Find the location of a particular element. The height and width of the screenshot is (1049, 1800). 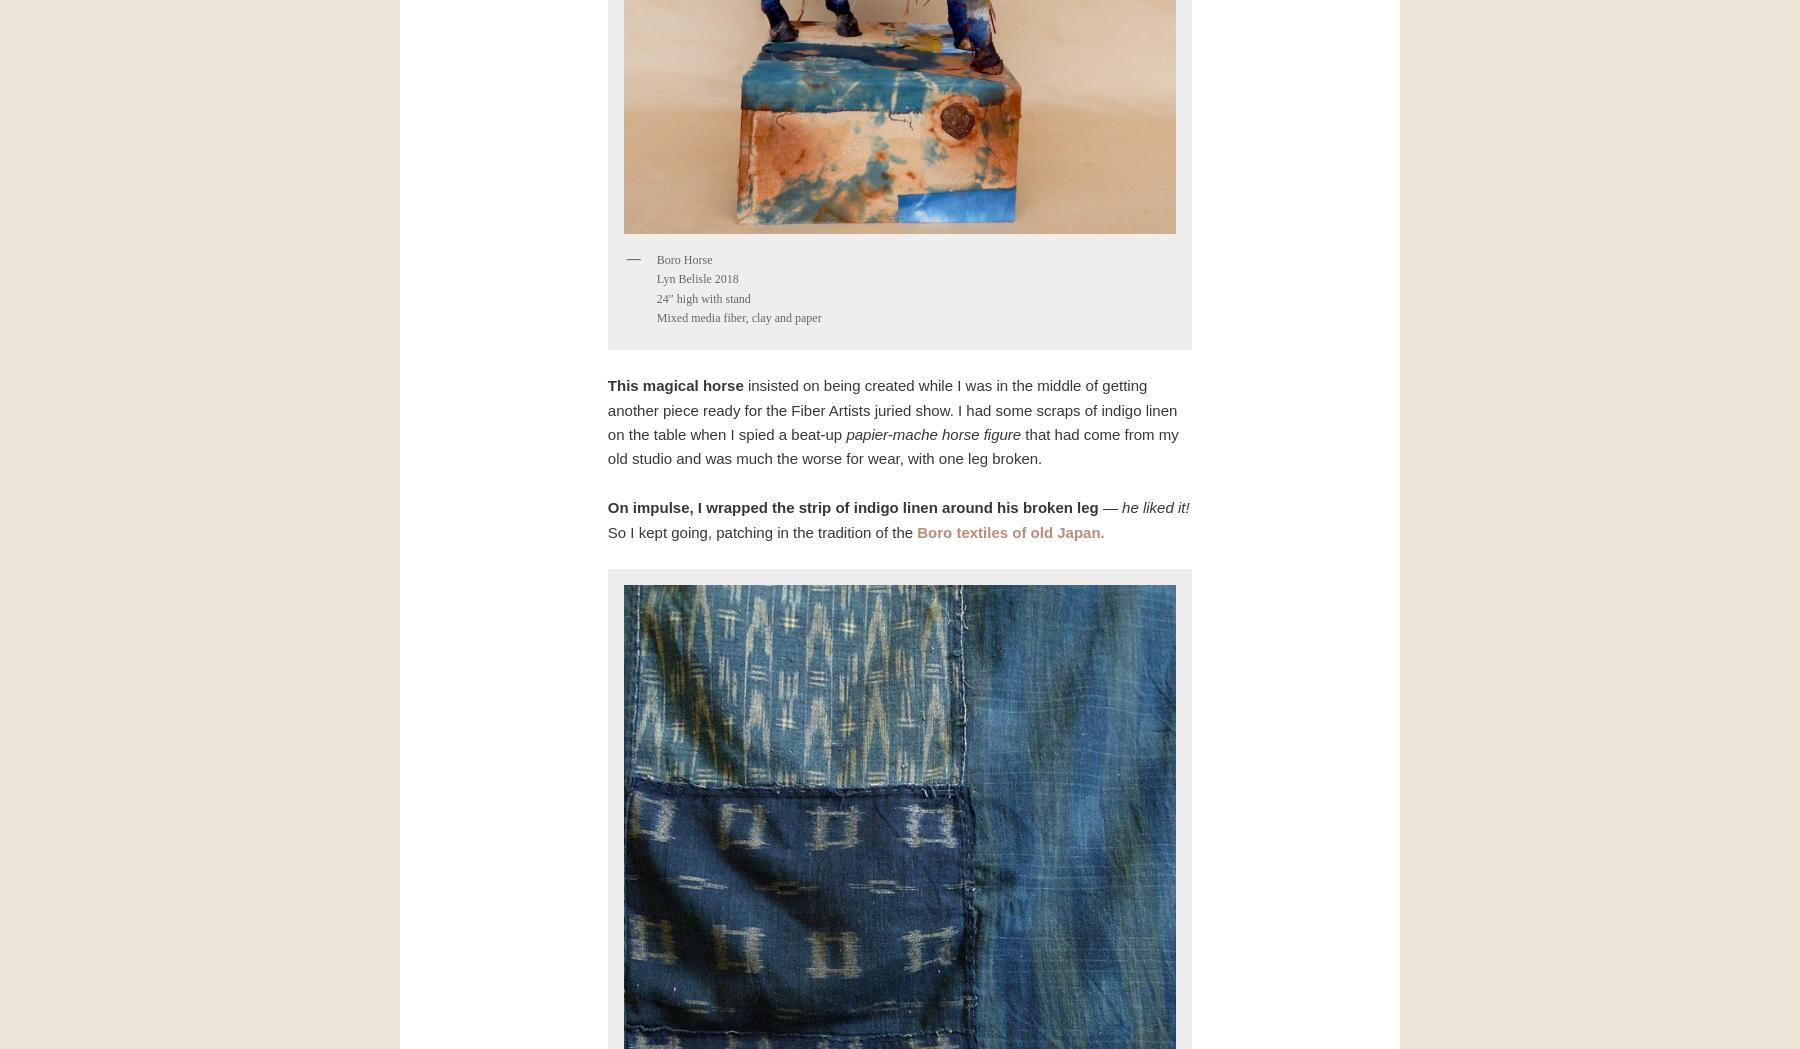

'24″ high with stand' is located at coordinates (702, 298).